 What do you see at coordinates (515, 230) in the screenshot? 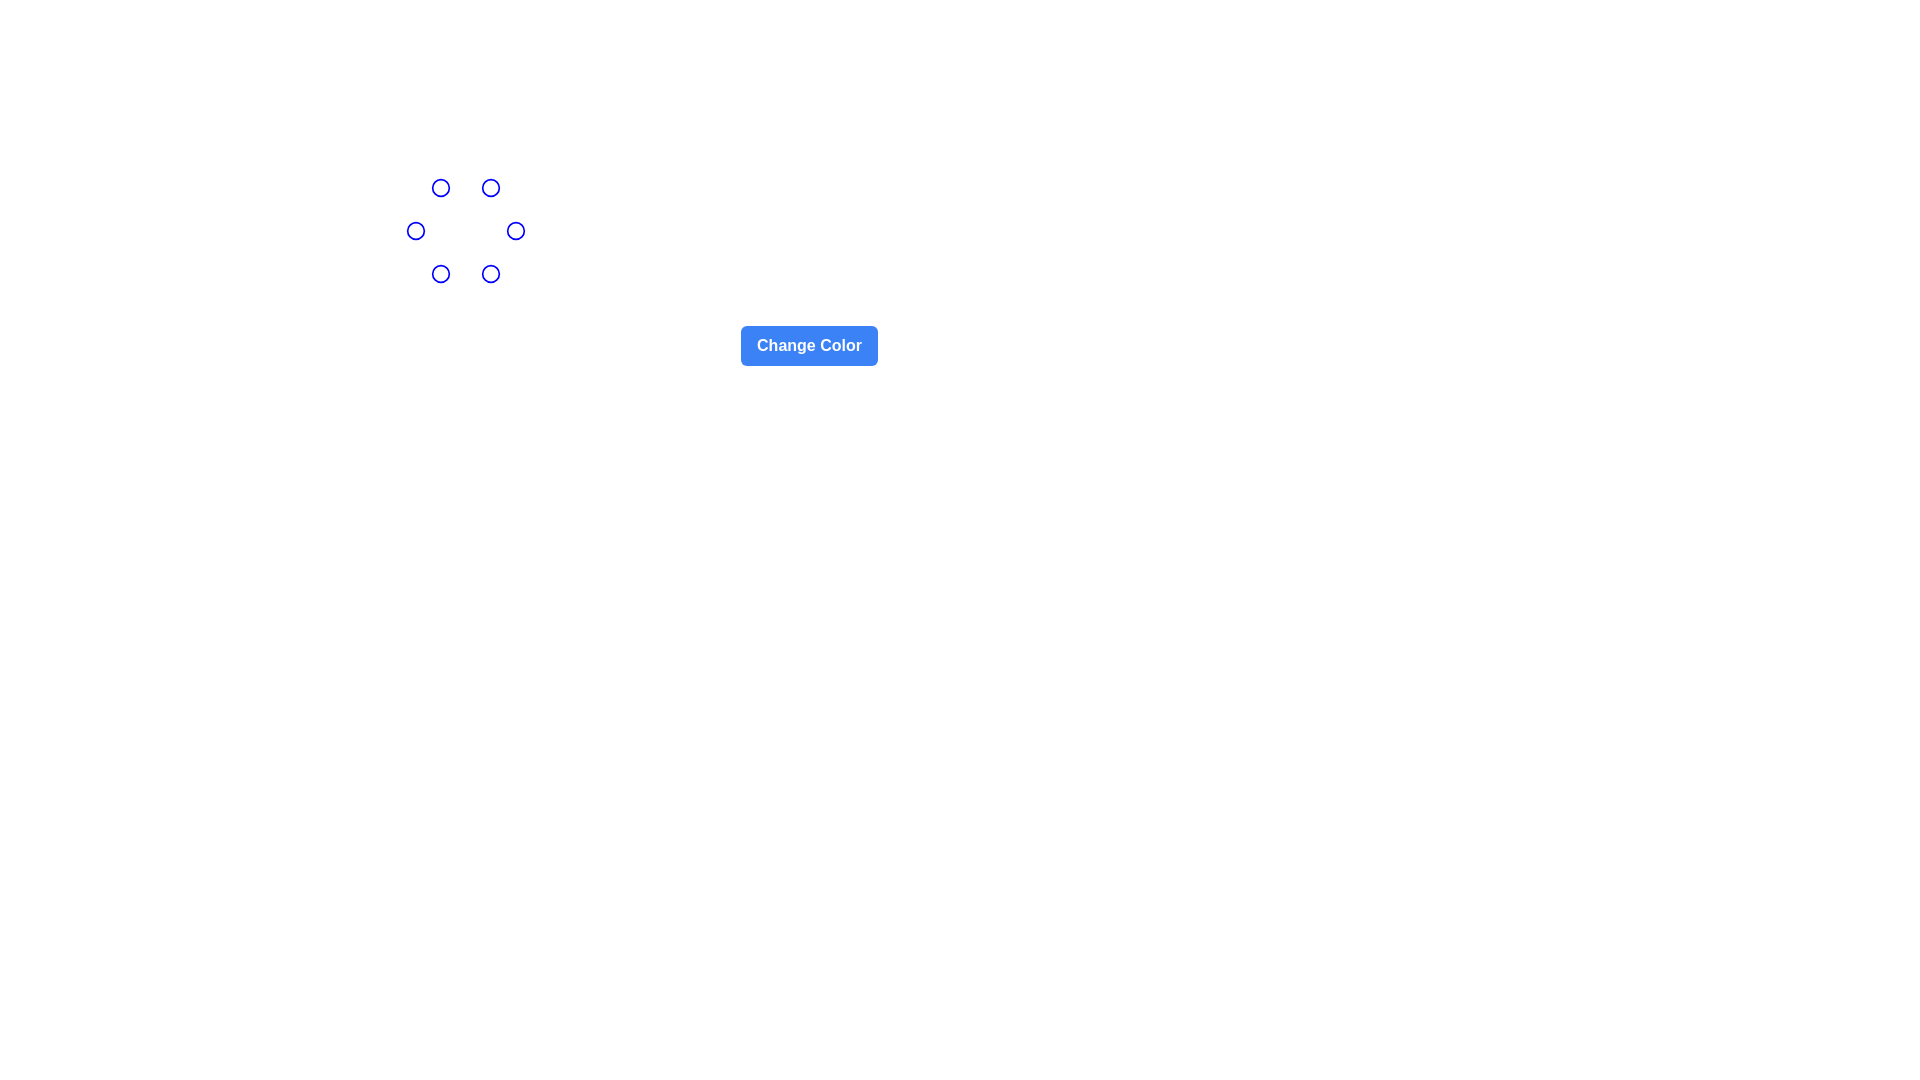
I see `the rightmost circular element of a group of decorative or interactive icons` at bounding box center [515, 230].